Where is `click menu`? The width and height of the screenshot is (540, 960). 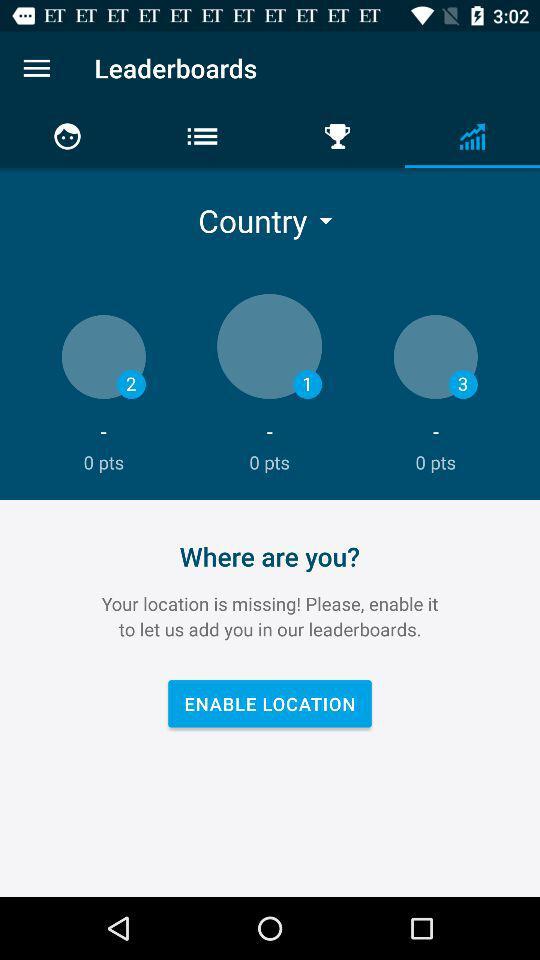 click menu is located at coordinates (36, 68).